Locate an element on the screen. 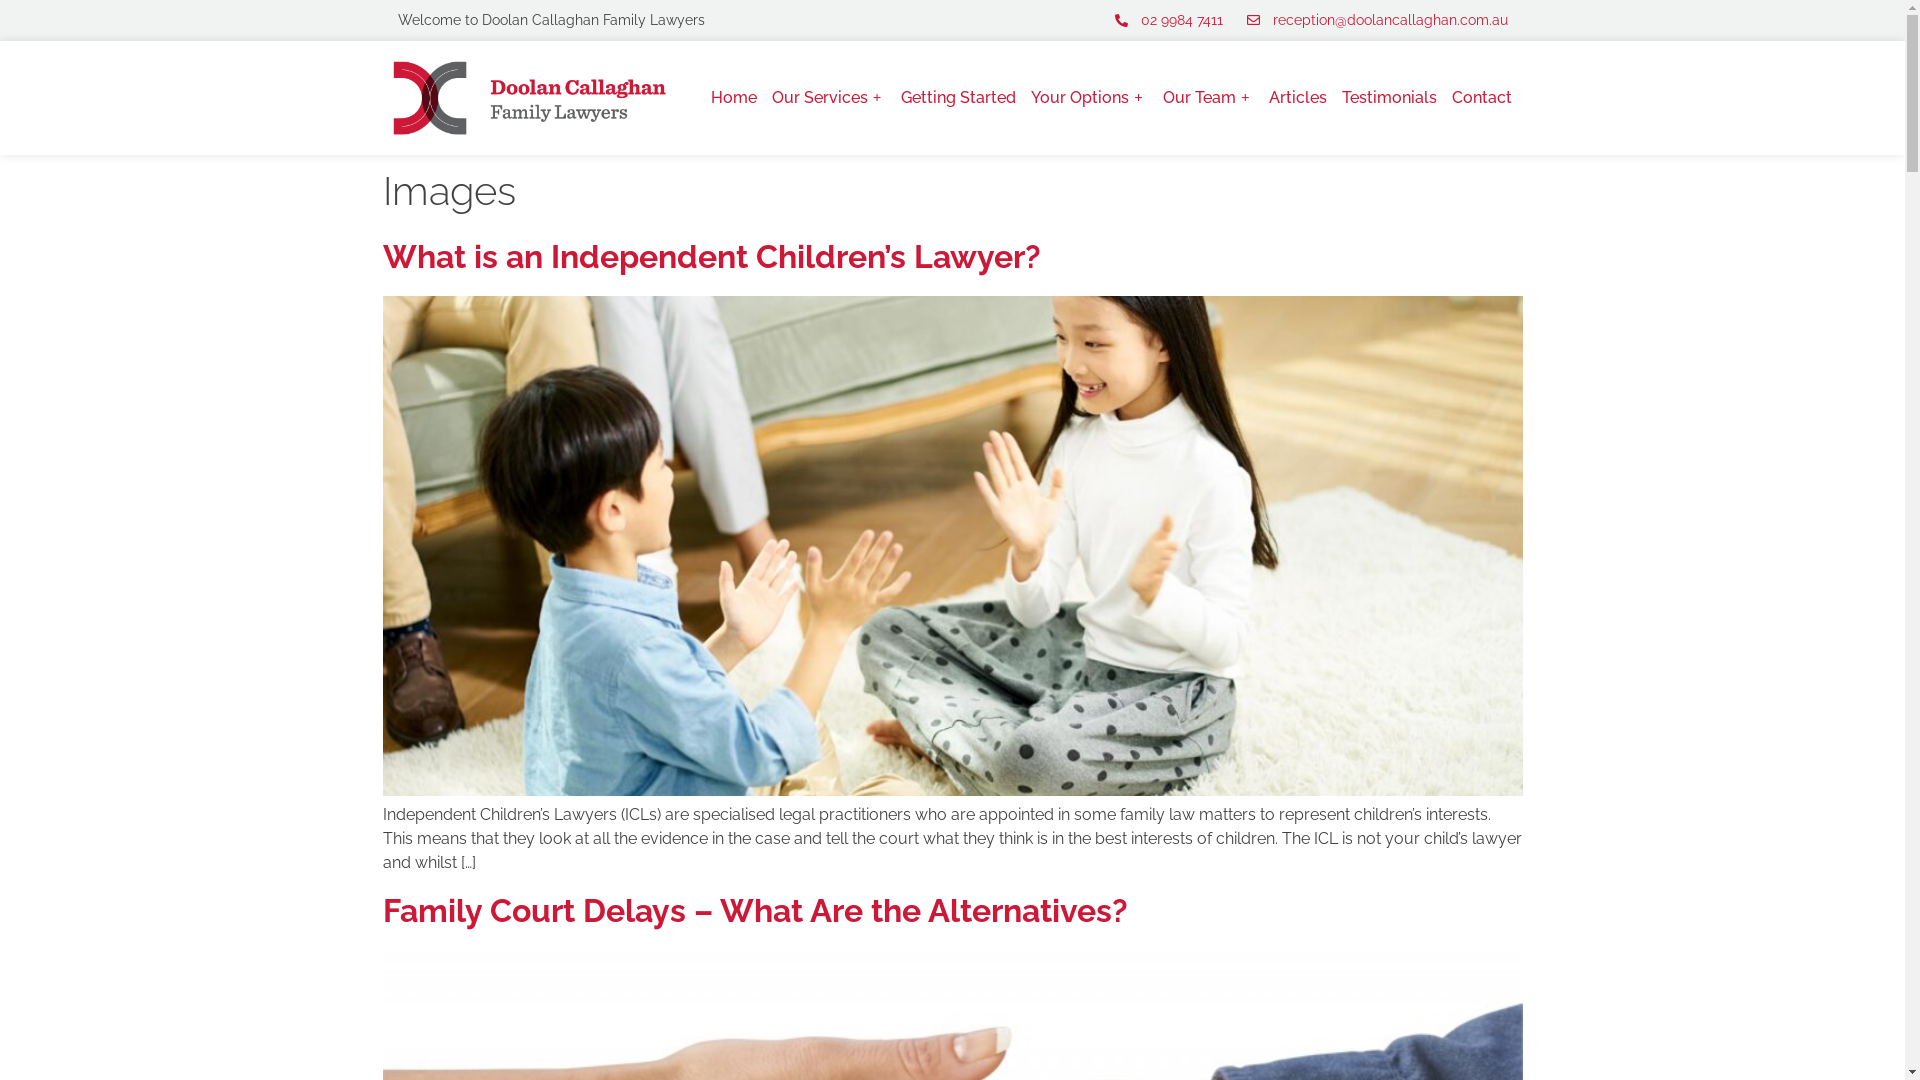  'Contact' is located at coordinates (1482, 97).